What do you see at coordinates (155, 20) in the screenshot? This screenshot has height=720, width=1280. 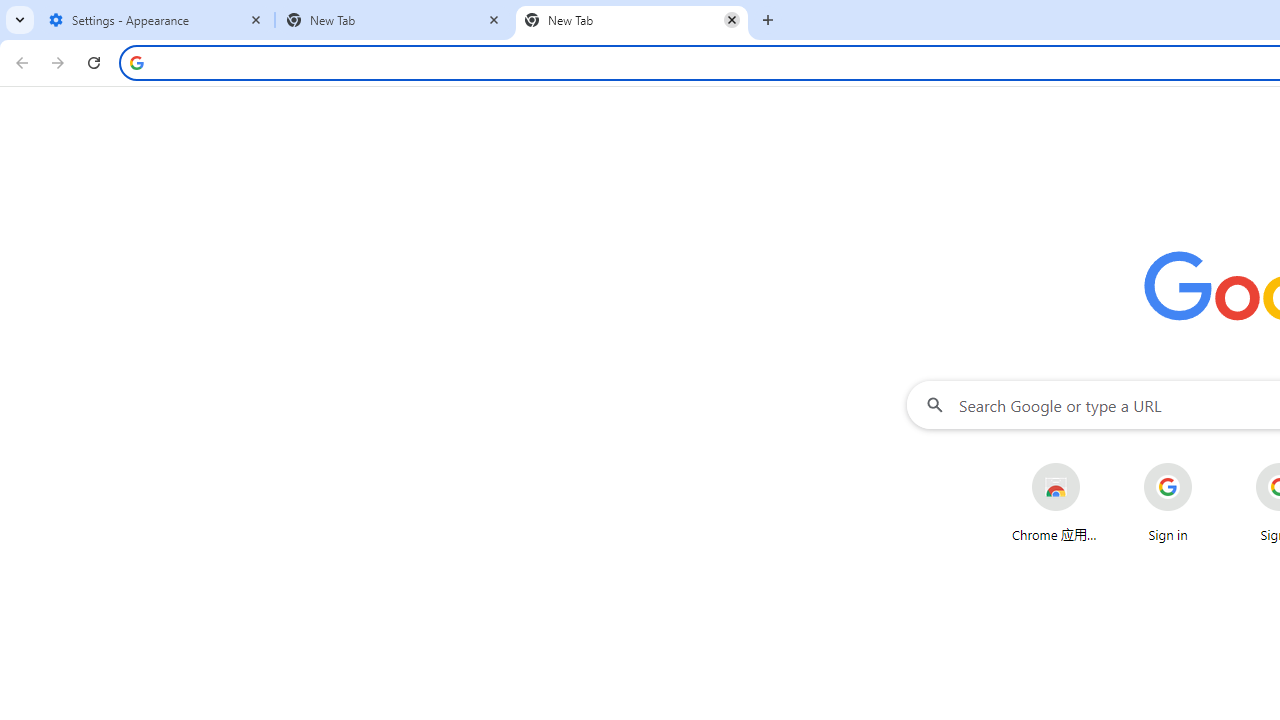 I see `'Settings - Appearance'` at bounding box center [155, 20].